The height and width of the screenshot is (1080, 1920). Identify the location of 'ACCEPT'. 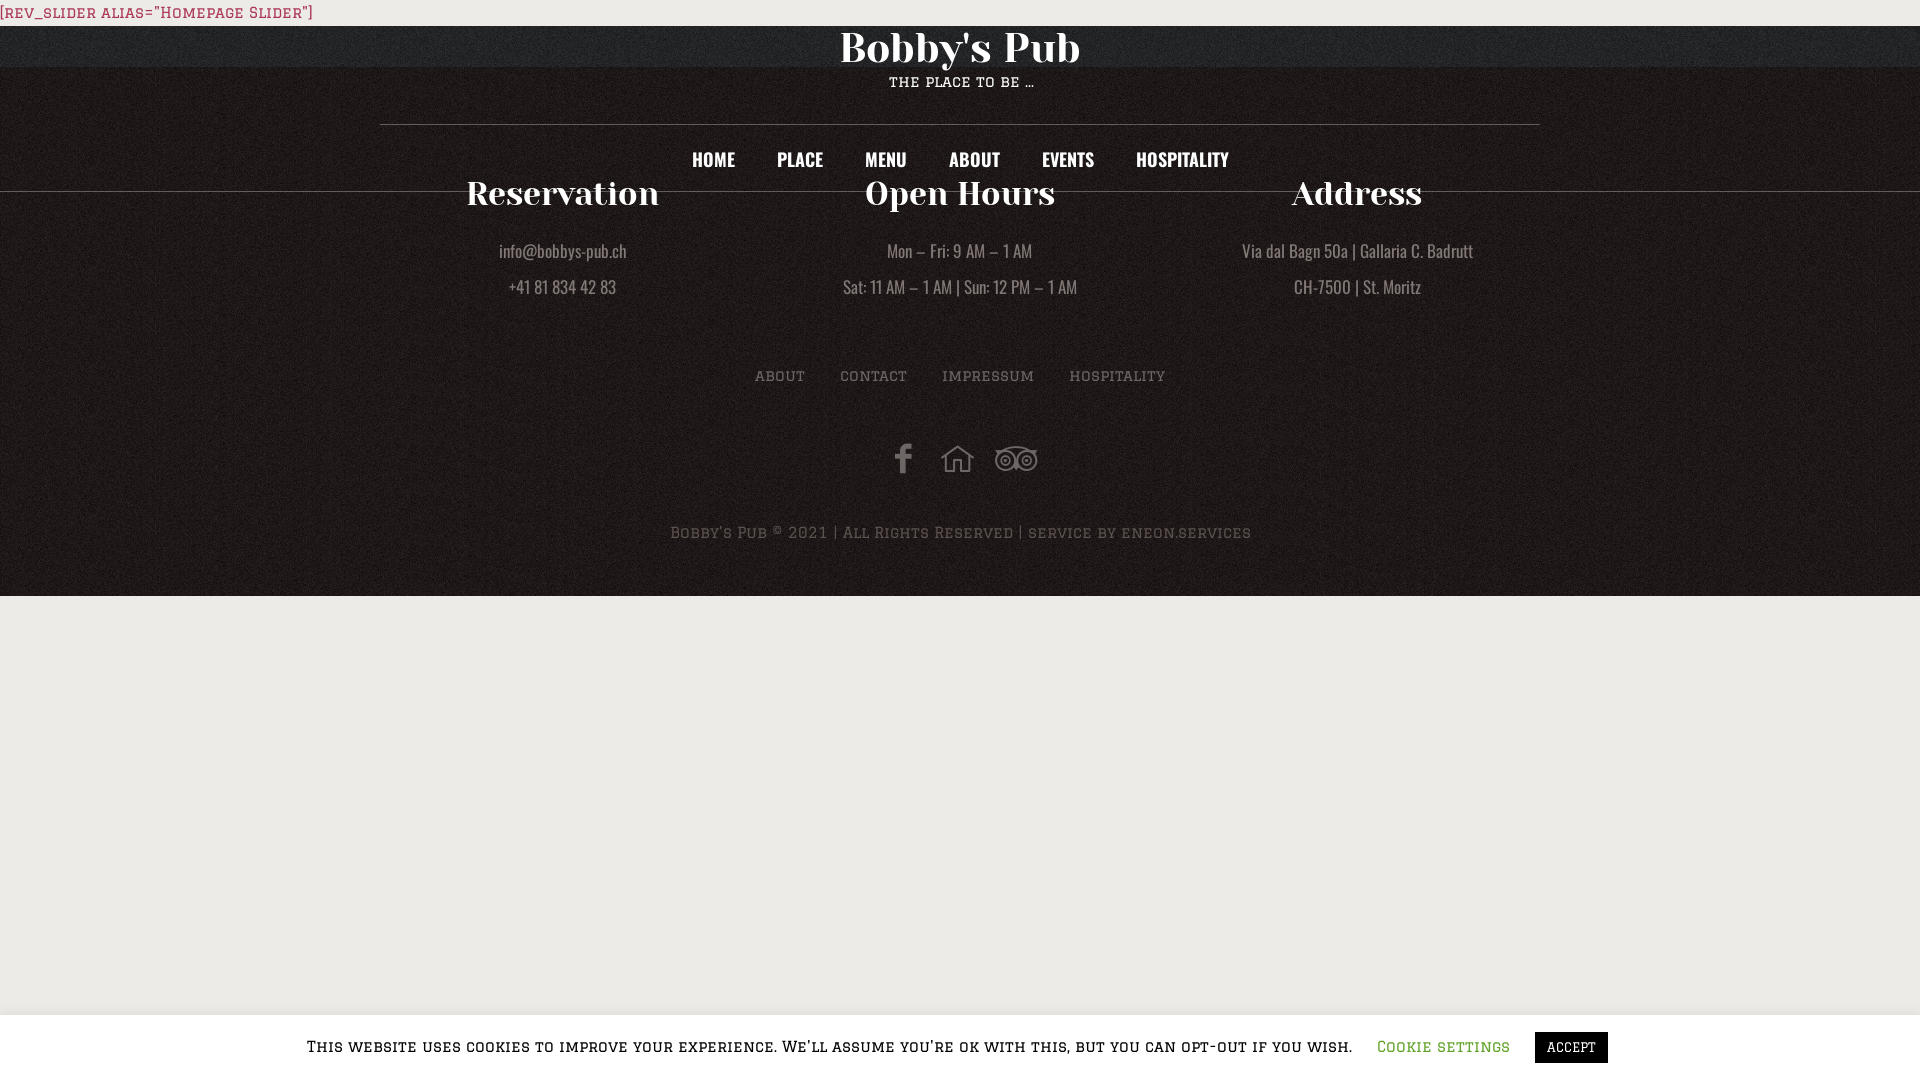
(1570, 1046).